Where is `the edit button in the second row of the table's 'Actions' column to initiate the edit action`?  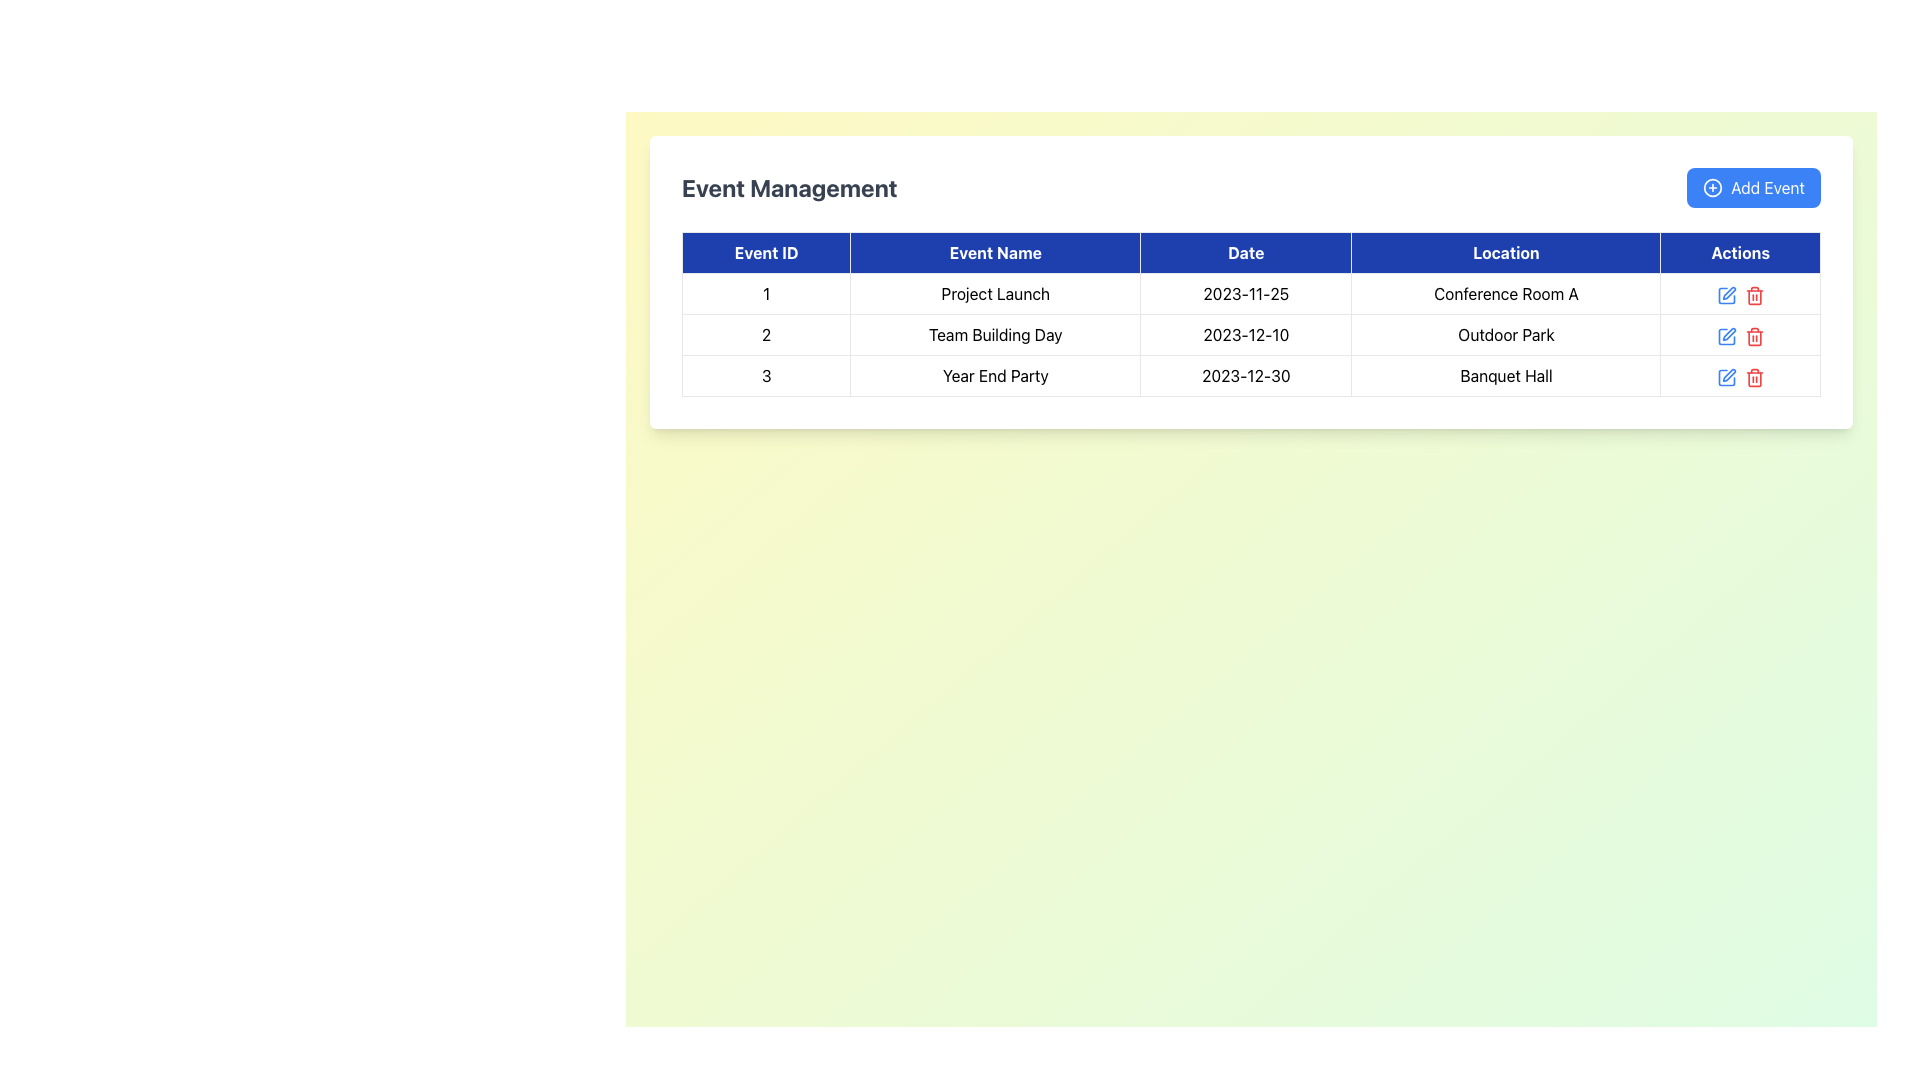 the edit button in the second row of the table's 'Actions' column to initiate the edit action is located at coordinates (1728, 333).